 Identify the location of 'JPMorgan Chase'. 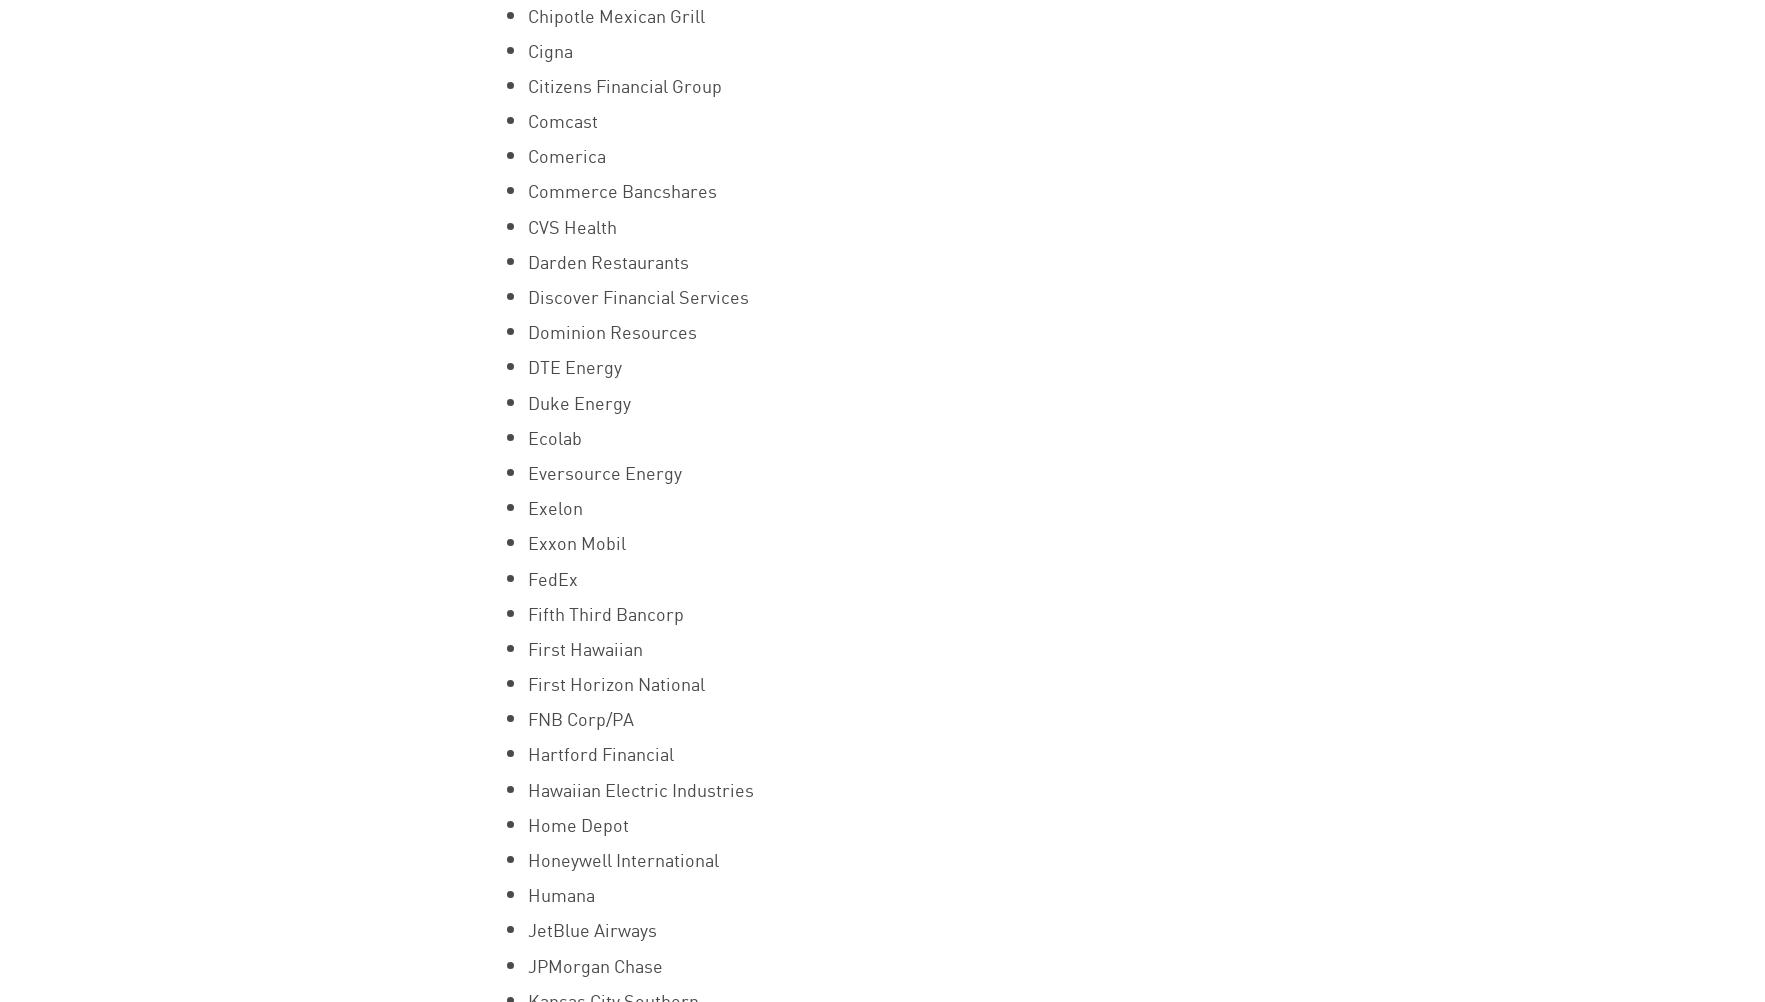
(593, 963).